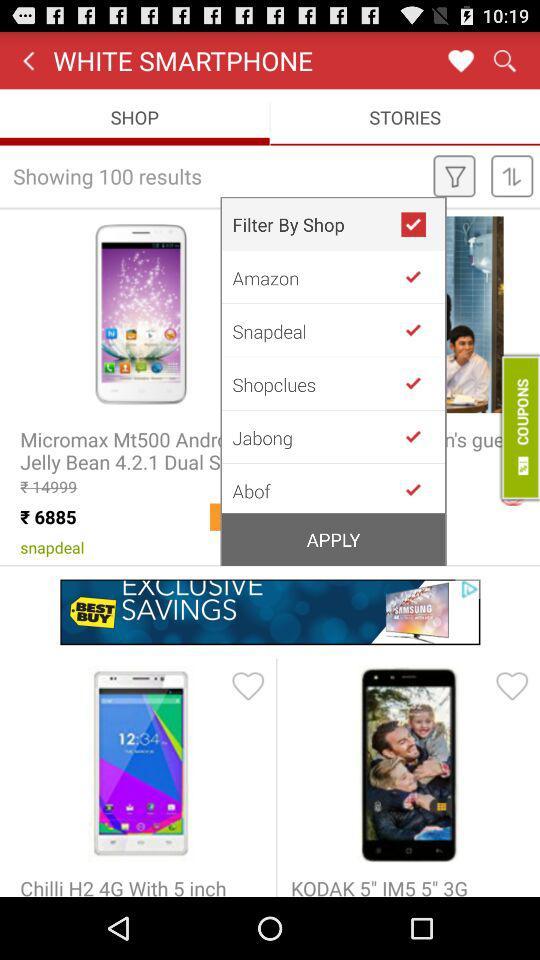  What do you see at coordinates (316, 276) in the screenshot?
I see `the amazon icon` at bounding box center [316, 276].